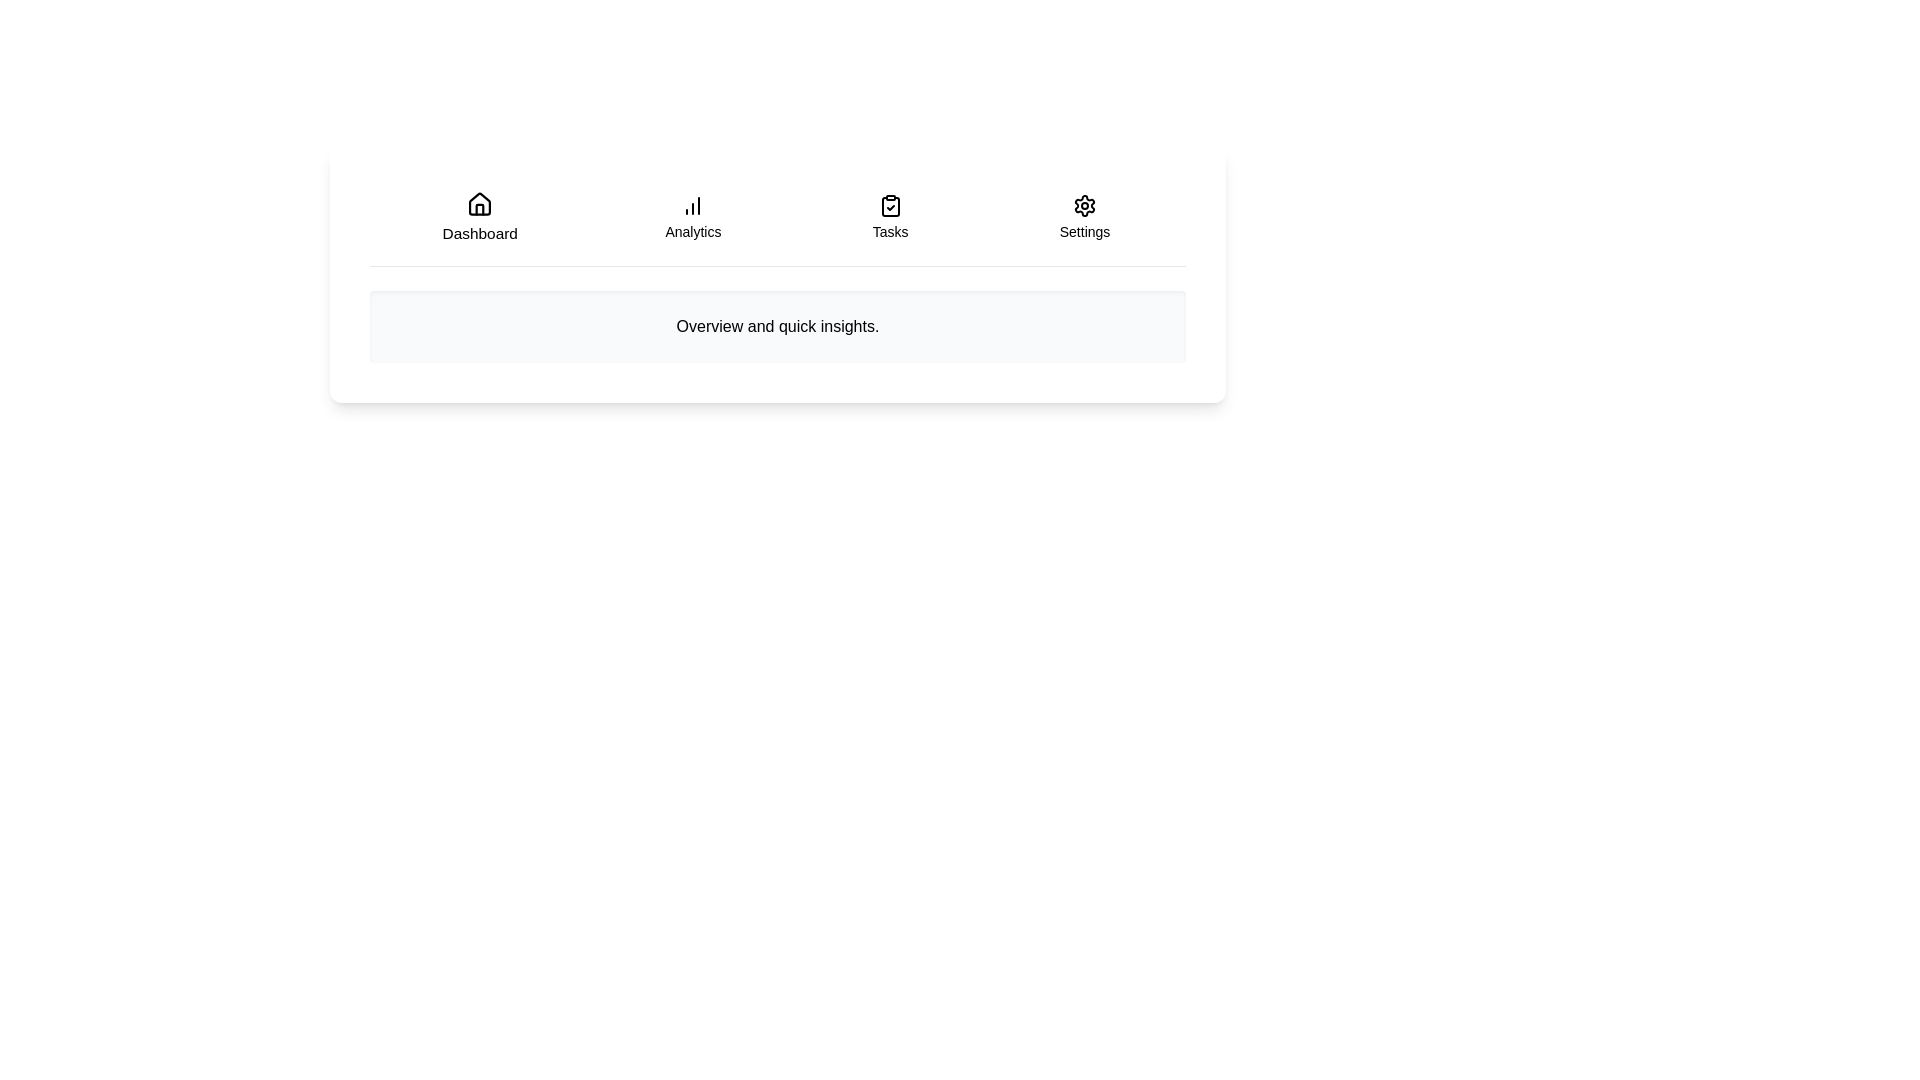 This screenshot has height=1080, width=1920. Describe the element at coordinates (478, 232) in the screenshot. I see `the 'Dashboard' text label located beneath the house-shaped icon in the top menu section` at that location.